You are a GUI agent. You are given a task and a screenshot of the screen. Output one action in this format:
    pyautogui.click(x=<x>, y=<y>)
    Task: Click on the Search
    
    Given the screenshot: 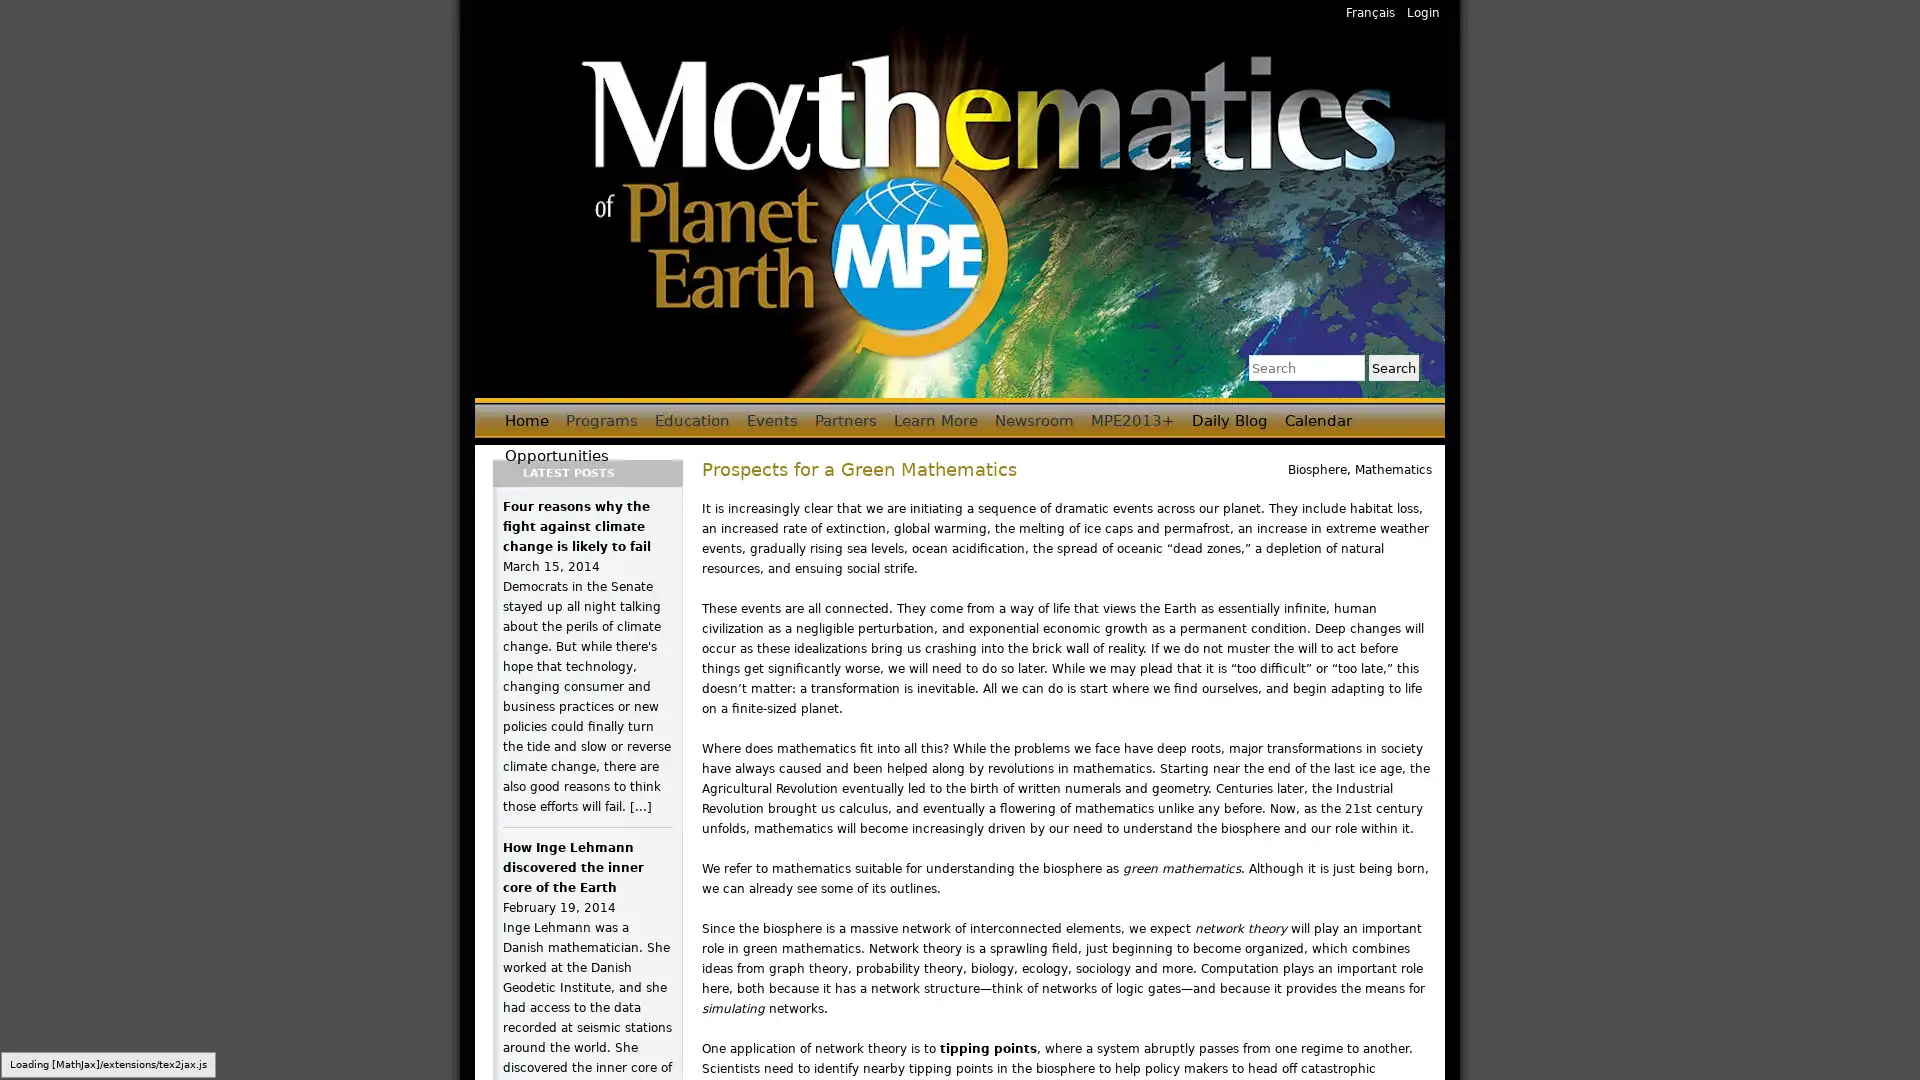 What is the action you would take?
    pyautogui.click(x=1392, y=367)
    